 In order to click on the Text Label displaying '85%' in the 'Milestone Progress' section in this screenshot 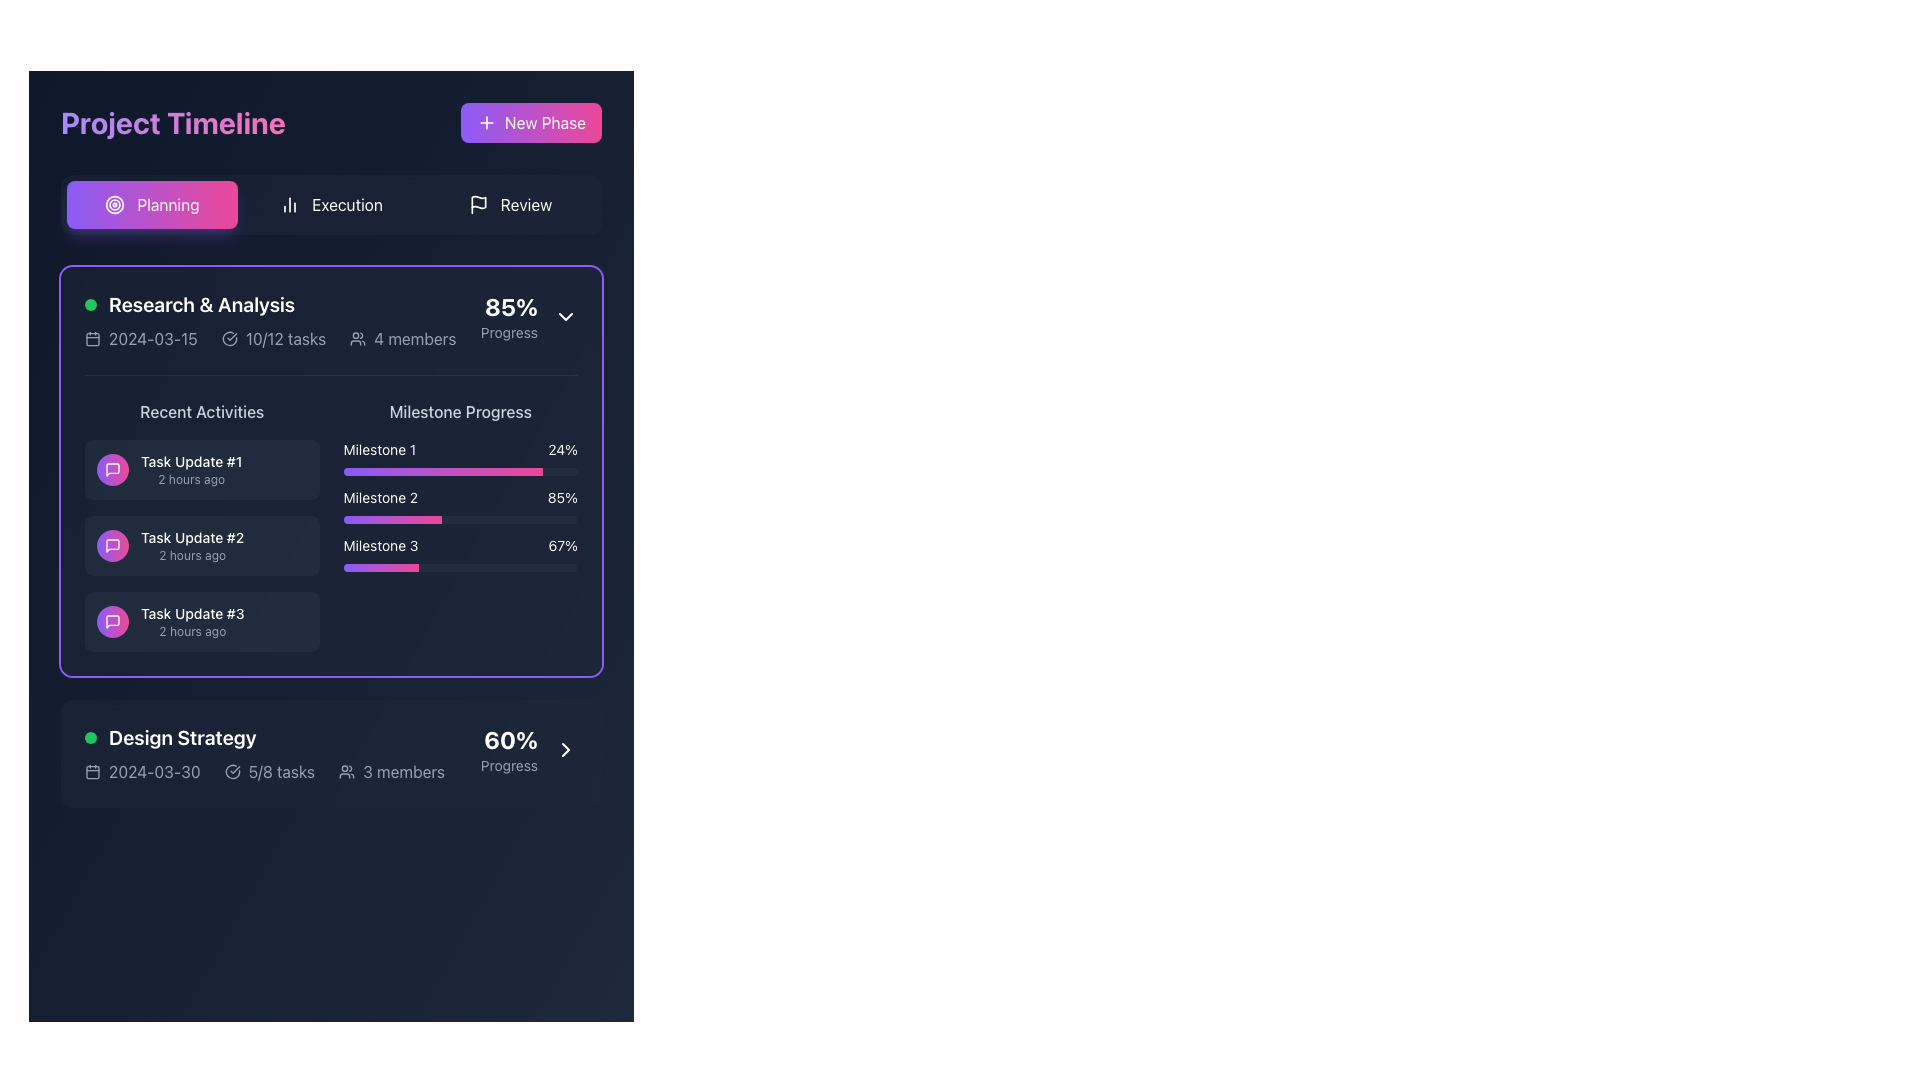, I will do `click(561, 496)`.